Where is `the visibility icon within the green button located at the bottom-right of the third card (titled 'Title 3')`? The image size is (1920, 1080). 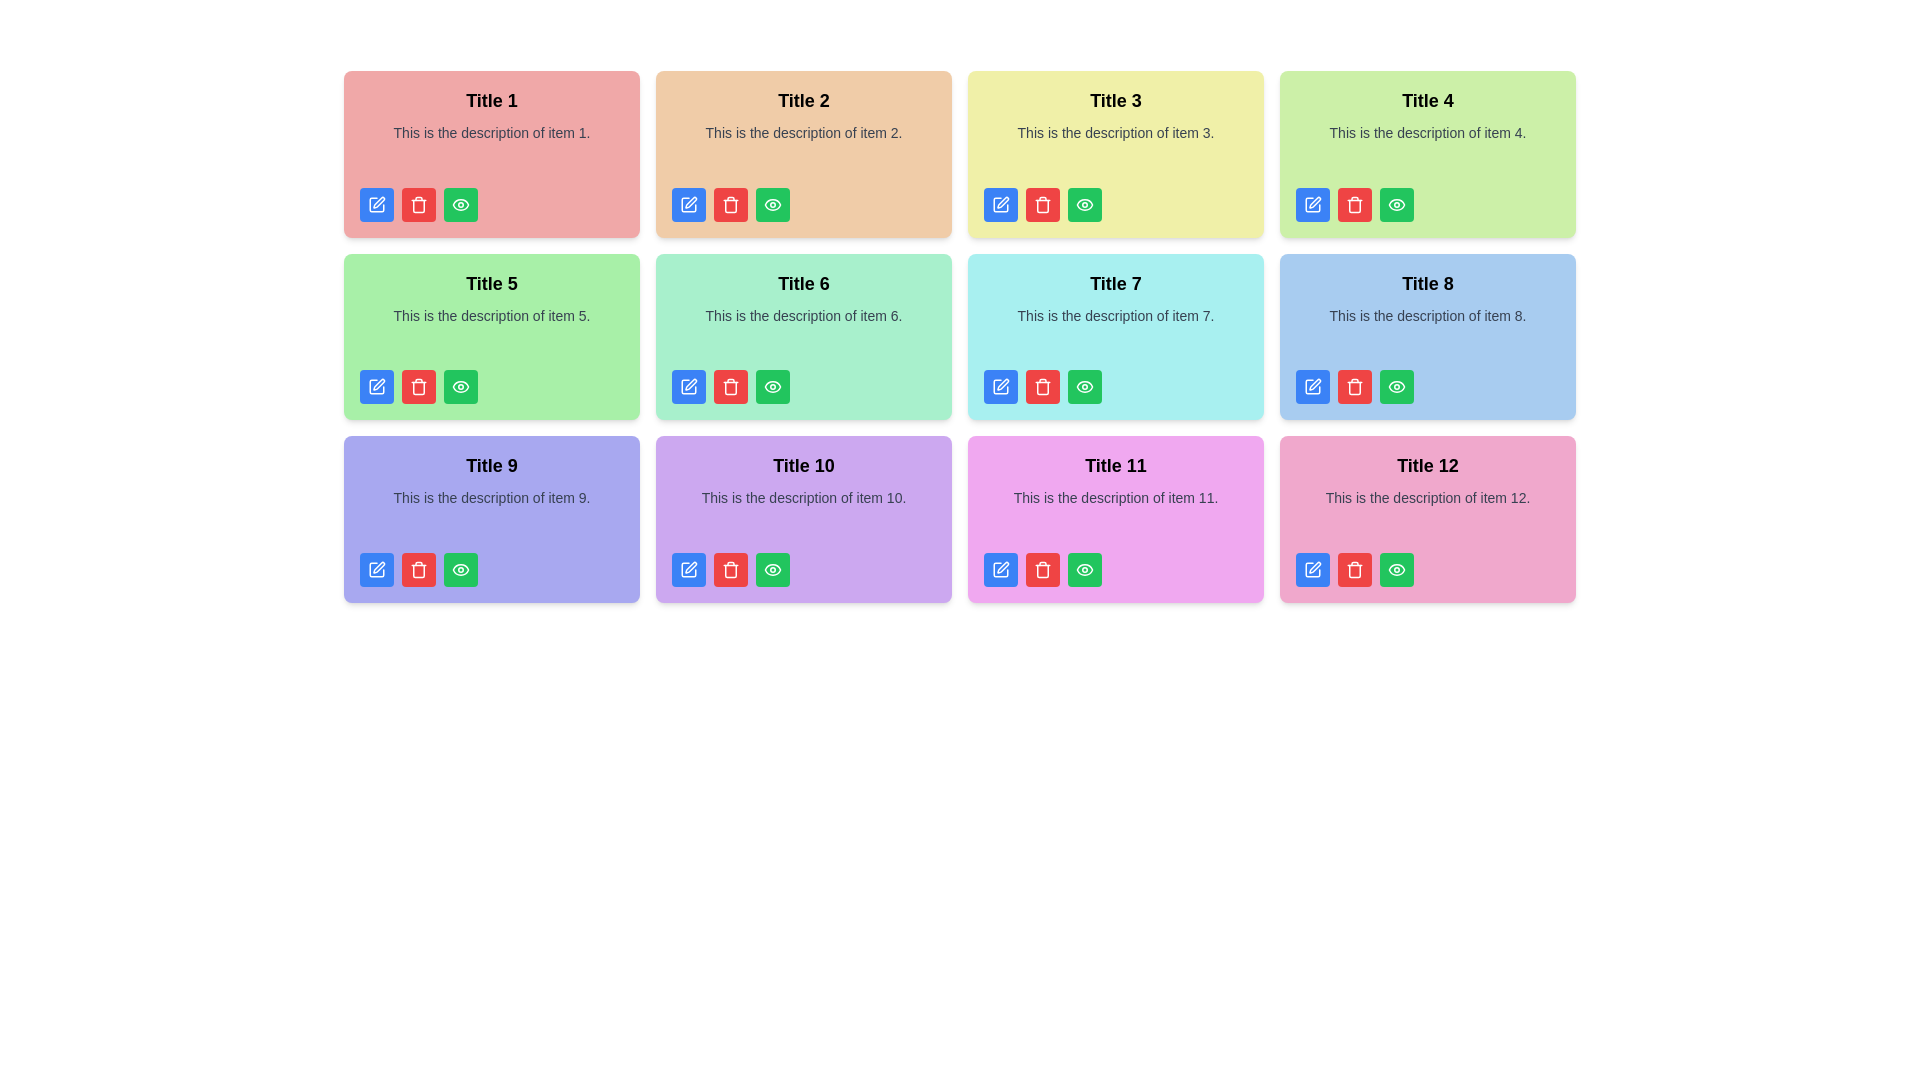 the visibility icon within the green button located at the bottom-right of the third card (titled 'Title 3') is located at coordinates (1083, 204).